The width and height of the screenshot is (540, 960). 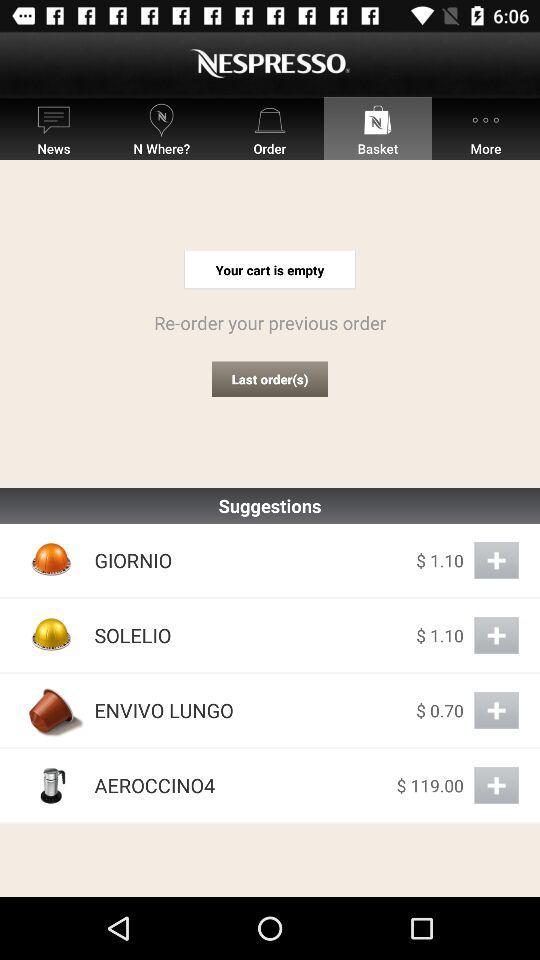 What do you see at coordinates (378, 120) in the screenshot?
I see `the icon above basket` at bounding box center [378, 120].